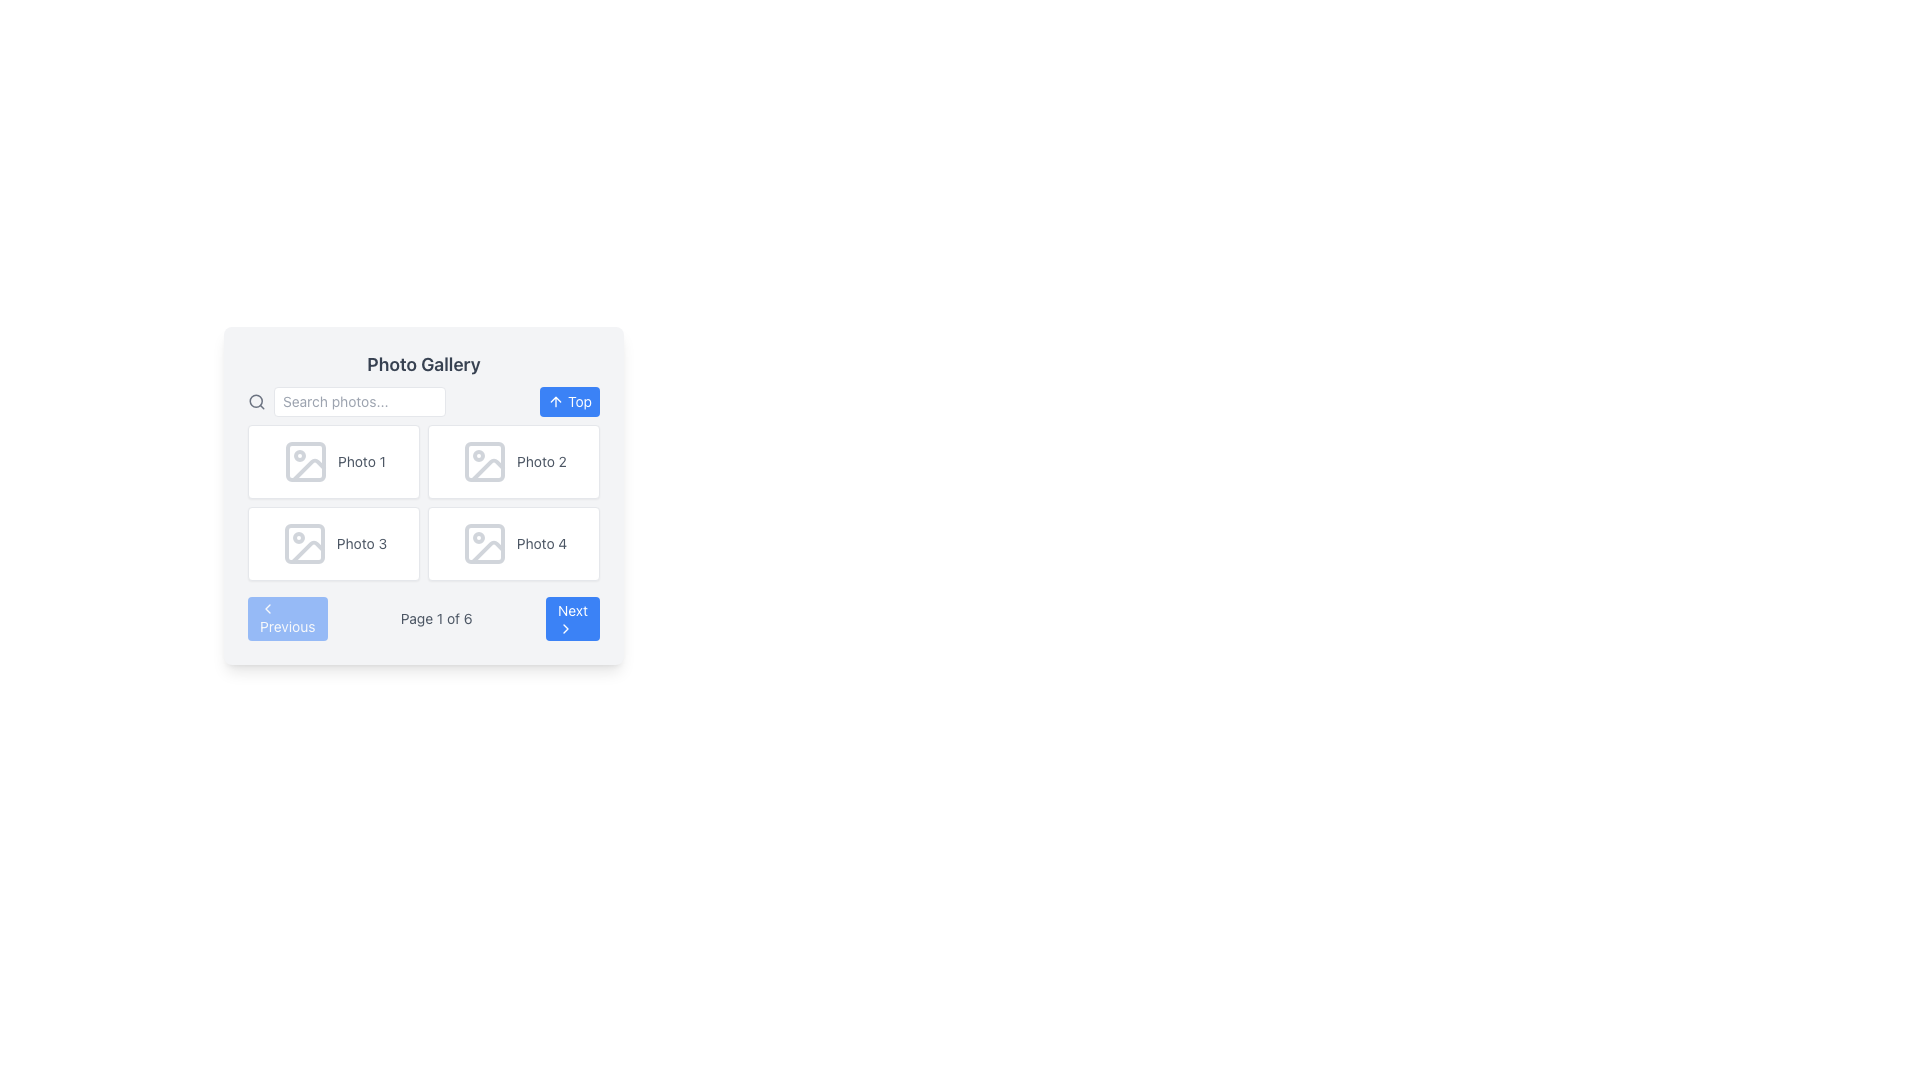  Describe the element at coordinates (334, 462) in the screenshot. I see `the 'Photo 1' selectable button in the grid layout` at that location.